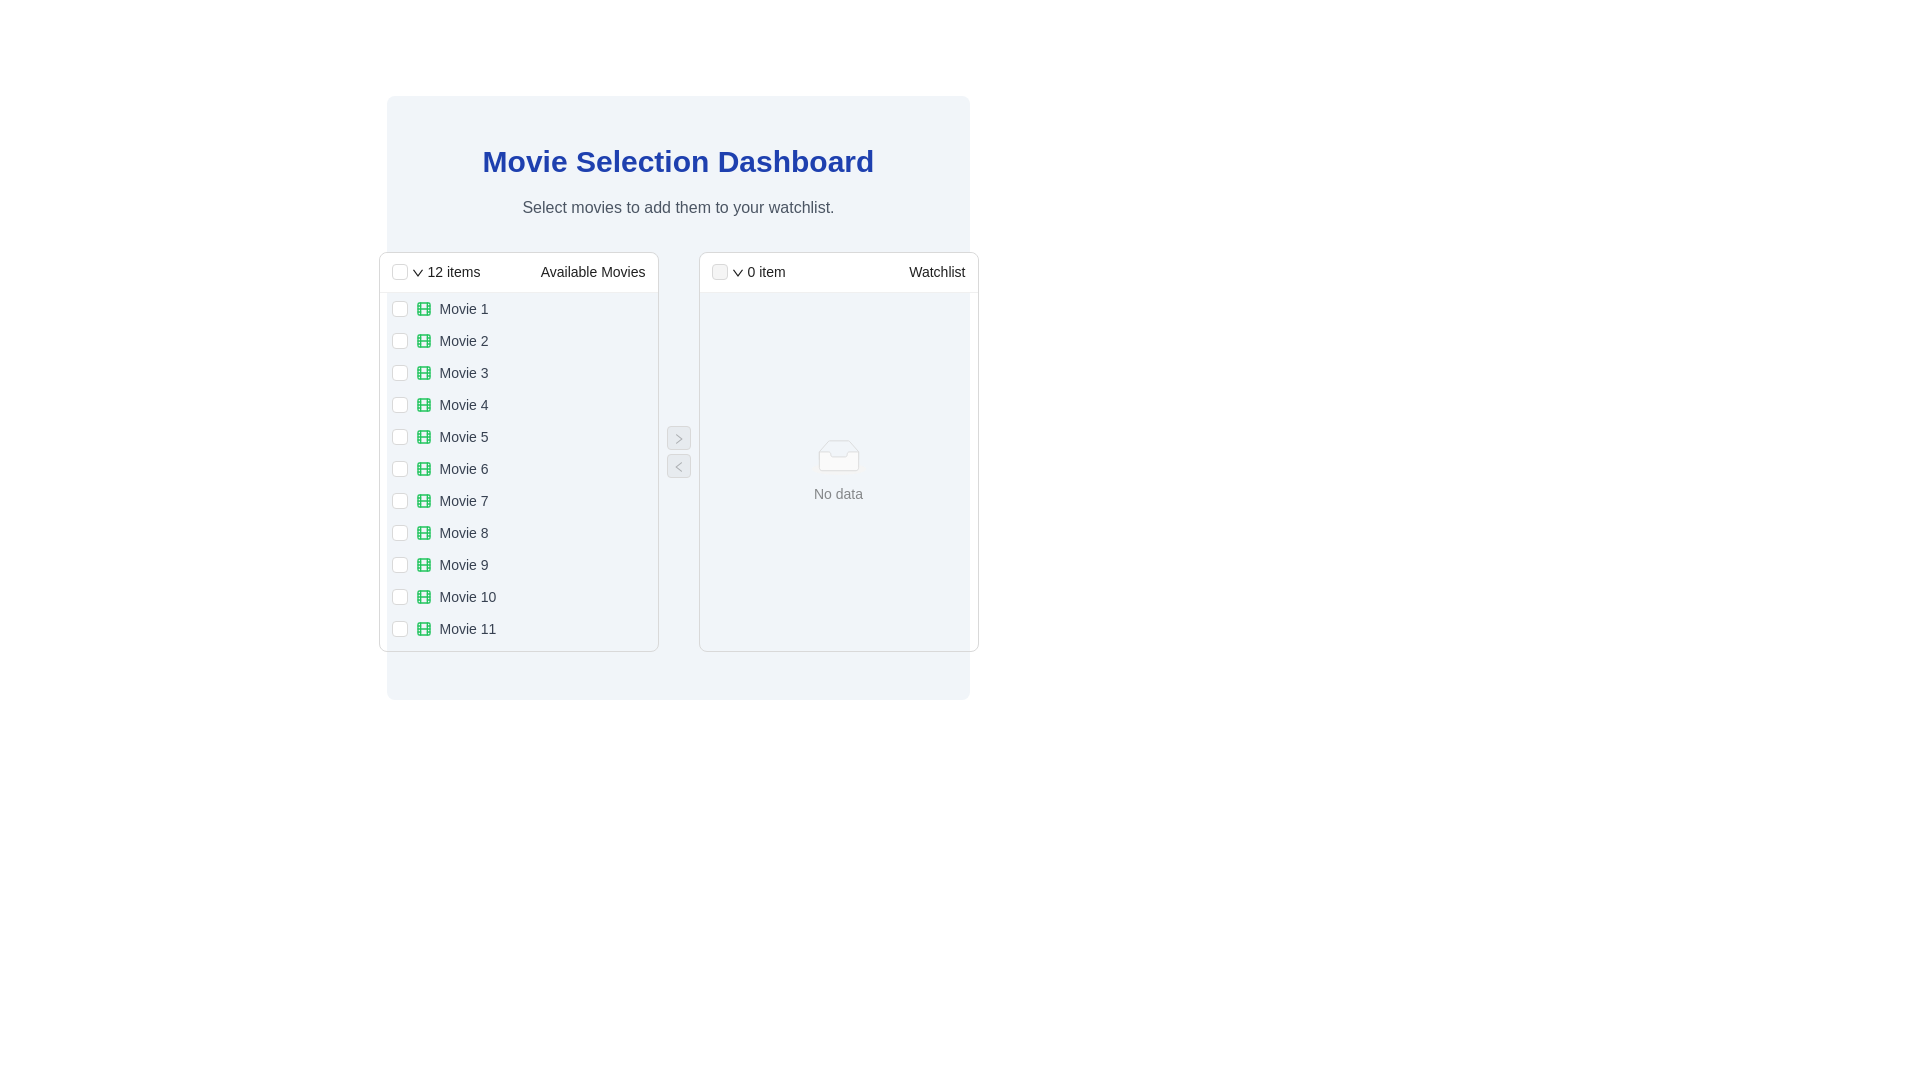 The width and height of the screenshot is (1920, 1080). What do you see at coordinates (678, 451) in the screenshot?
I see `an item in the dual-column selection view that manages 'Available Movies' and 'Watchlist'` at bounding box center [678, 451].